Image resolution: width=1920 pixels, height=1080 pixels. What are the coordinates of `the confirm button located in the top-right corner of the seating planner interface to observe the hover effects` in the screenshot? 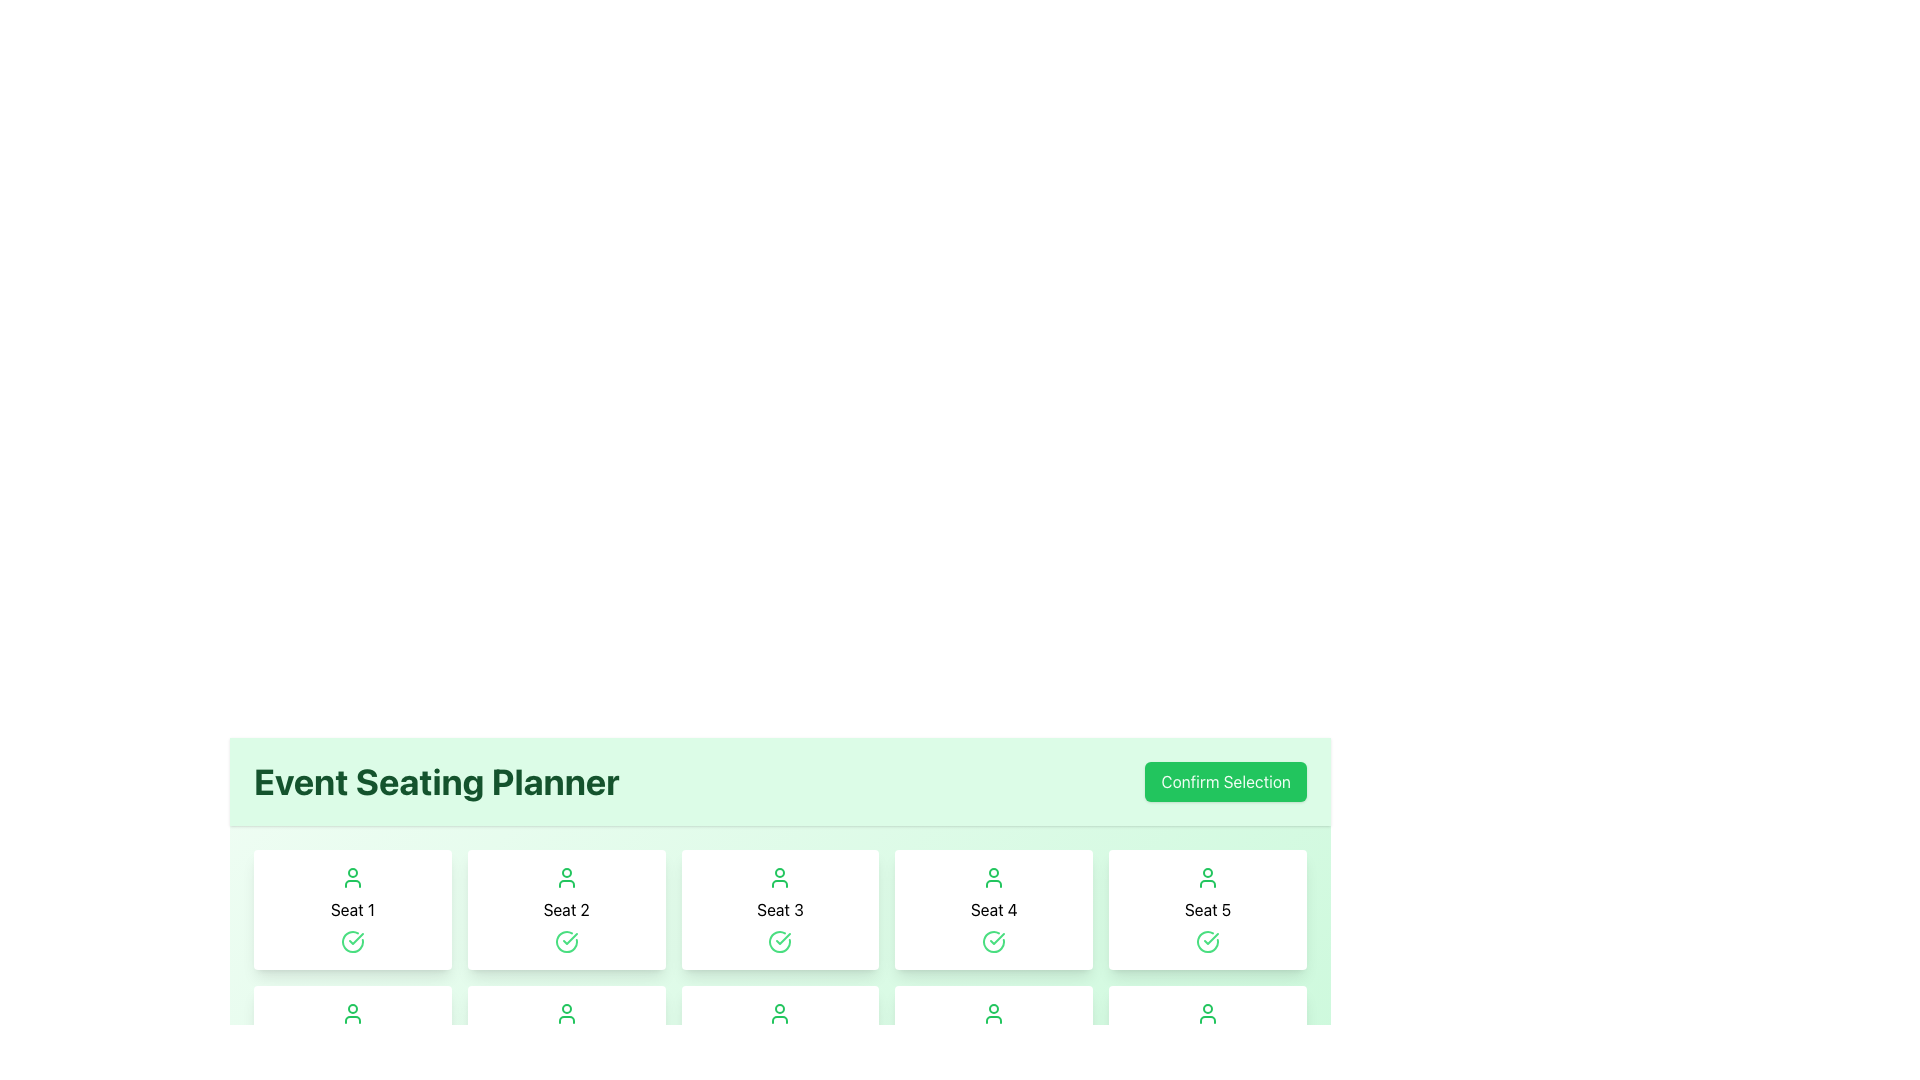 It's located at (1225, 781).